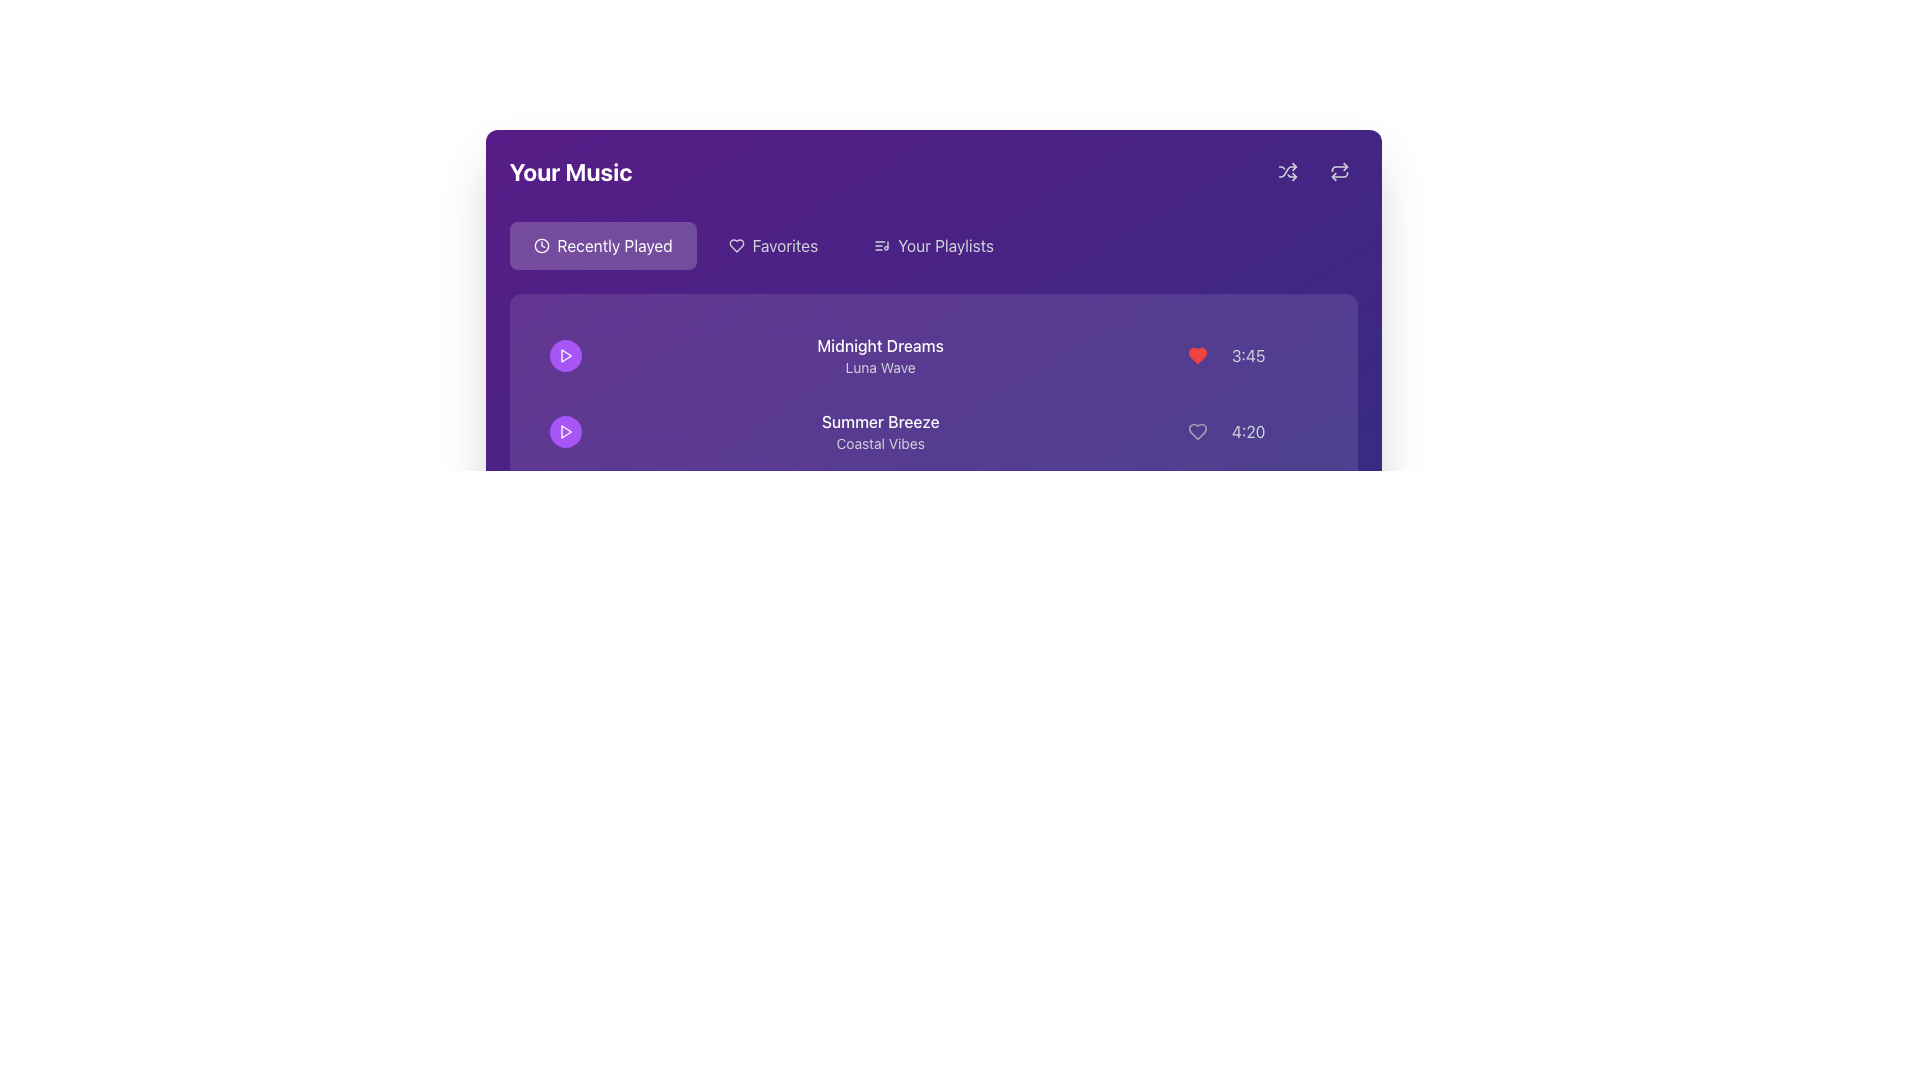  I want to click on the red heart-shaped button next to the song 'Midnight Dreams', so click(1197, 354).